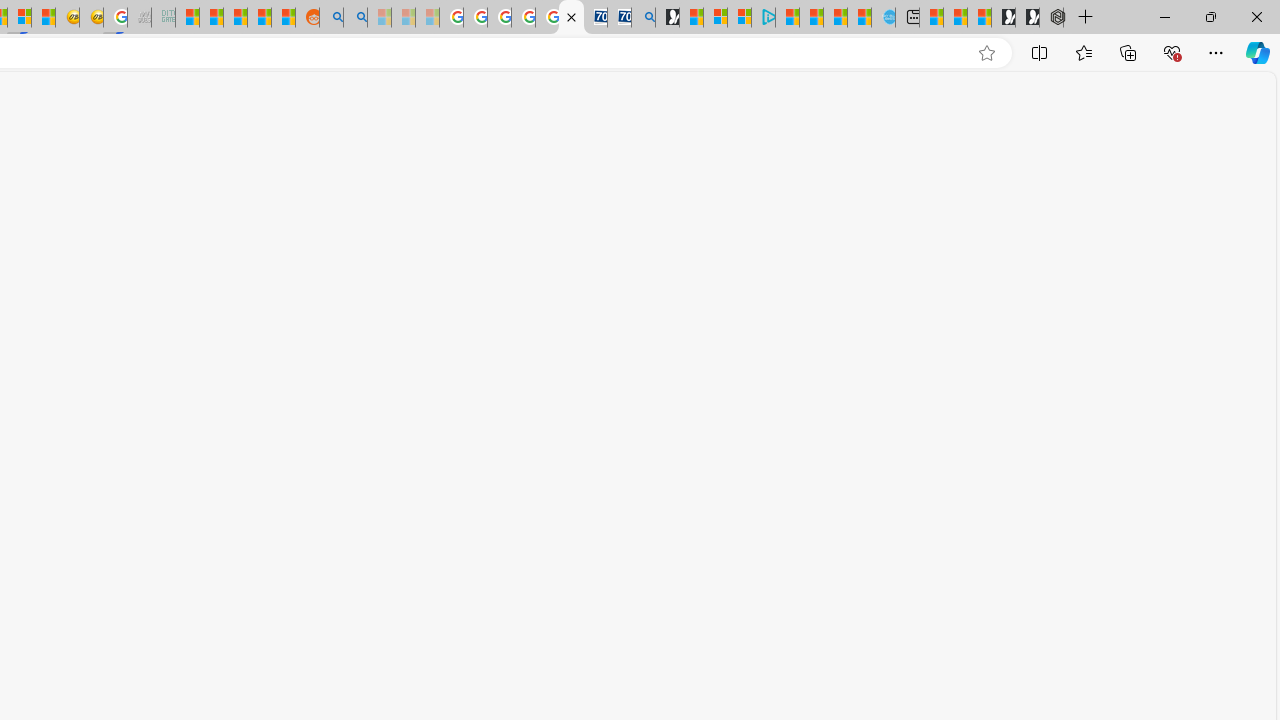 This screenshot has width=1280, height=720. What do you see at coordinates (355, 17) in the screenshot?
I see `'Utah sues federal government - Search'` at bounding box center [355, 17].